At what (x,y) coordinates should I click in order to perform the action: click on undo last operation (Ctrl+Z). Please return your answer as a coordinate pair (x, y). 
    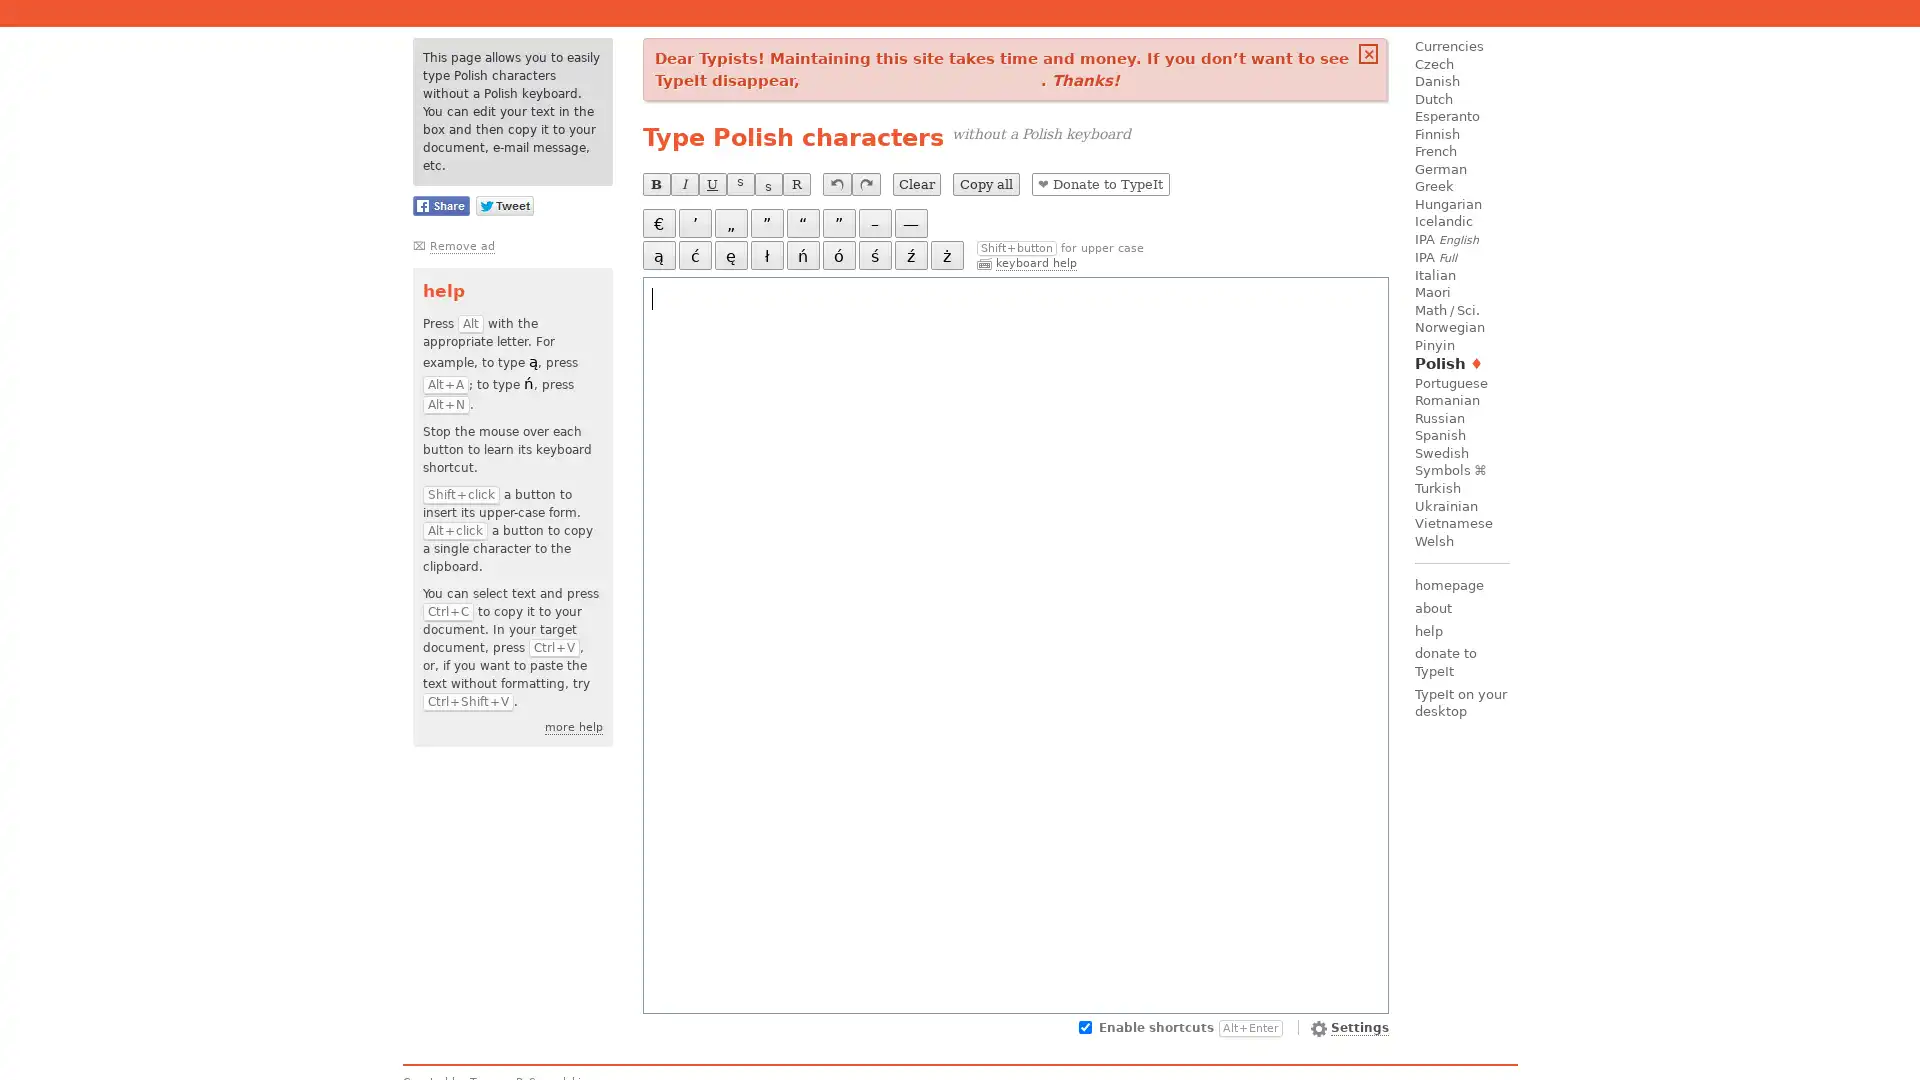
    Looking at the image, I should click on (836, 184).